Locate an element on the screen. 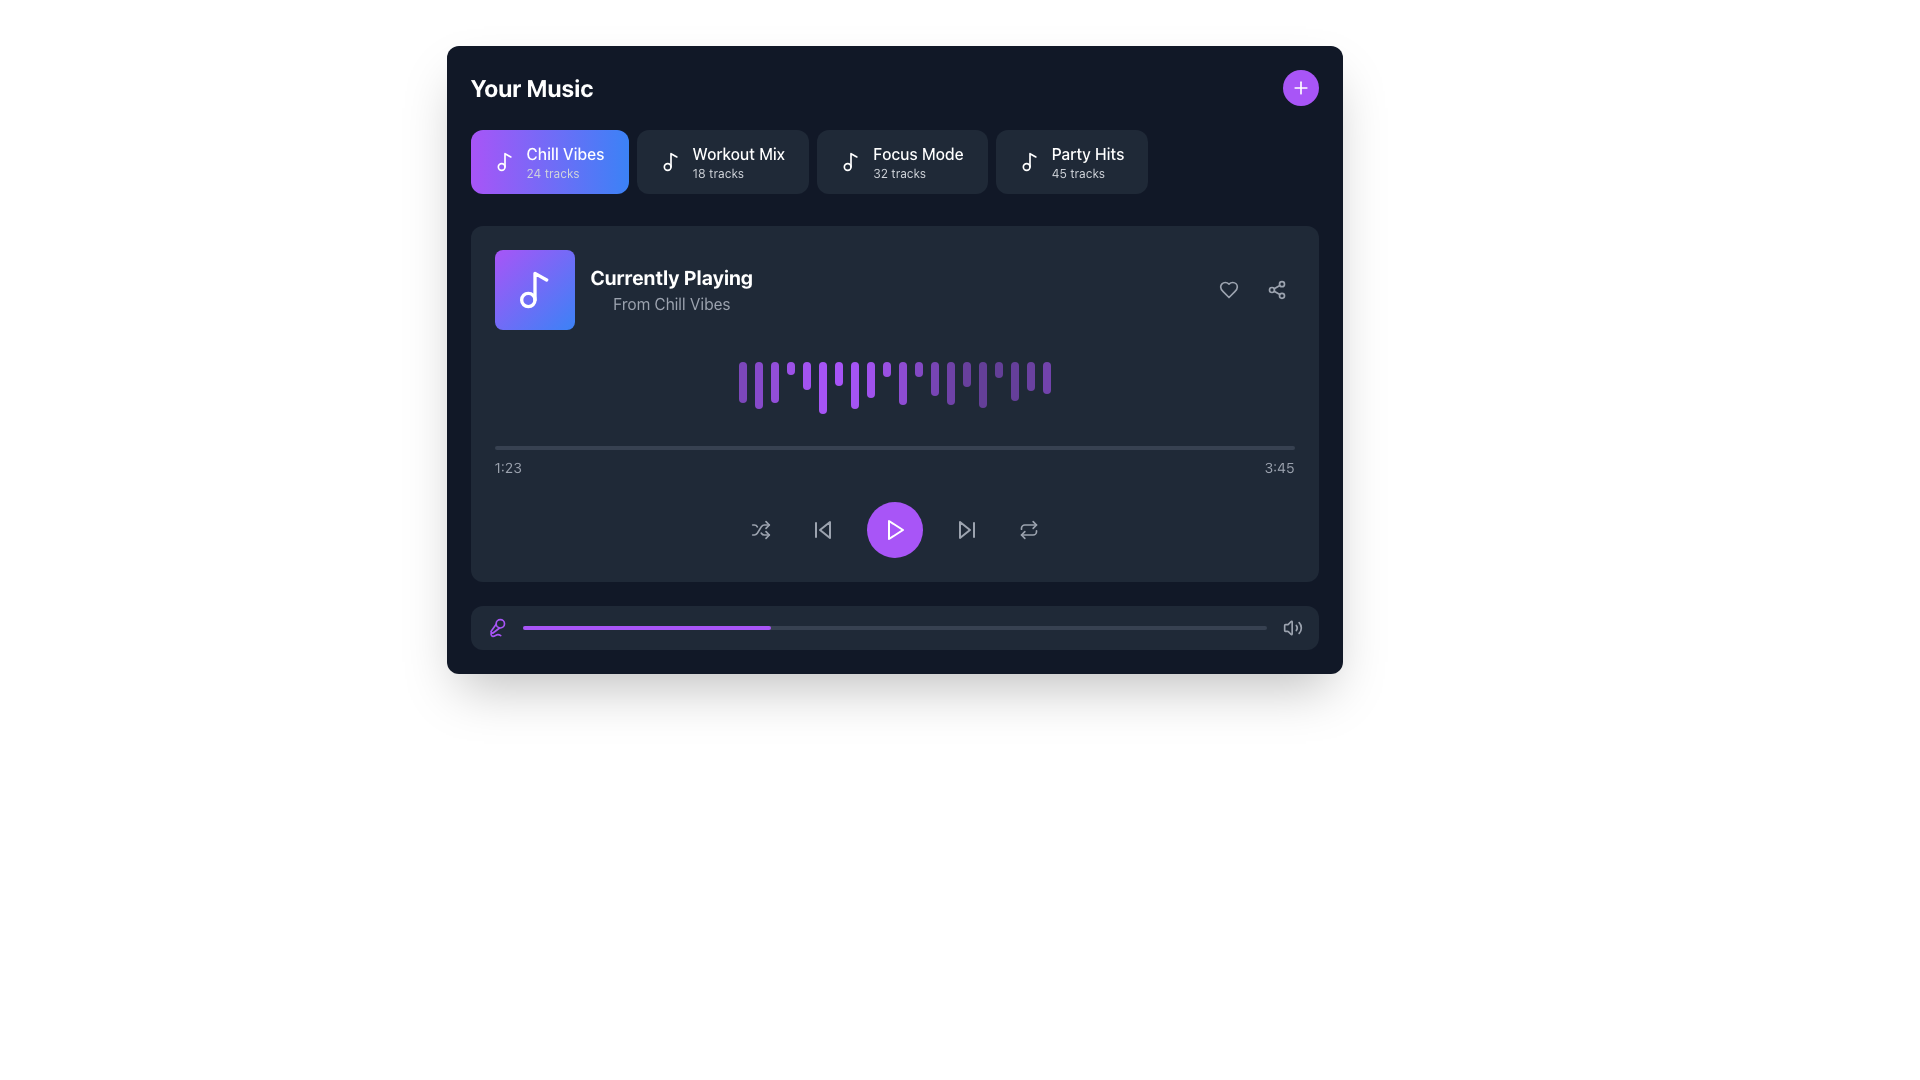  the 'Shuffle' SVG icon, which is the first icon from the left in the playback control bar is located at coordinates (759, 529).